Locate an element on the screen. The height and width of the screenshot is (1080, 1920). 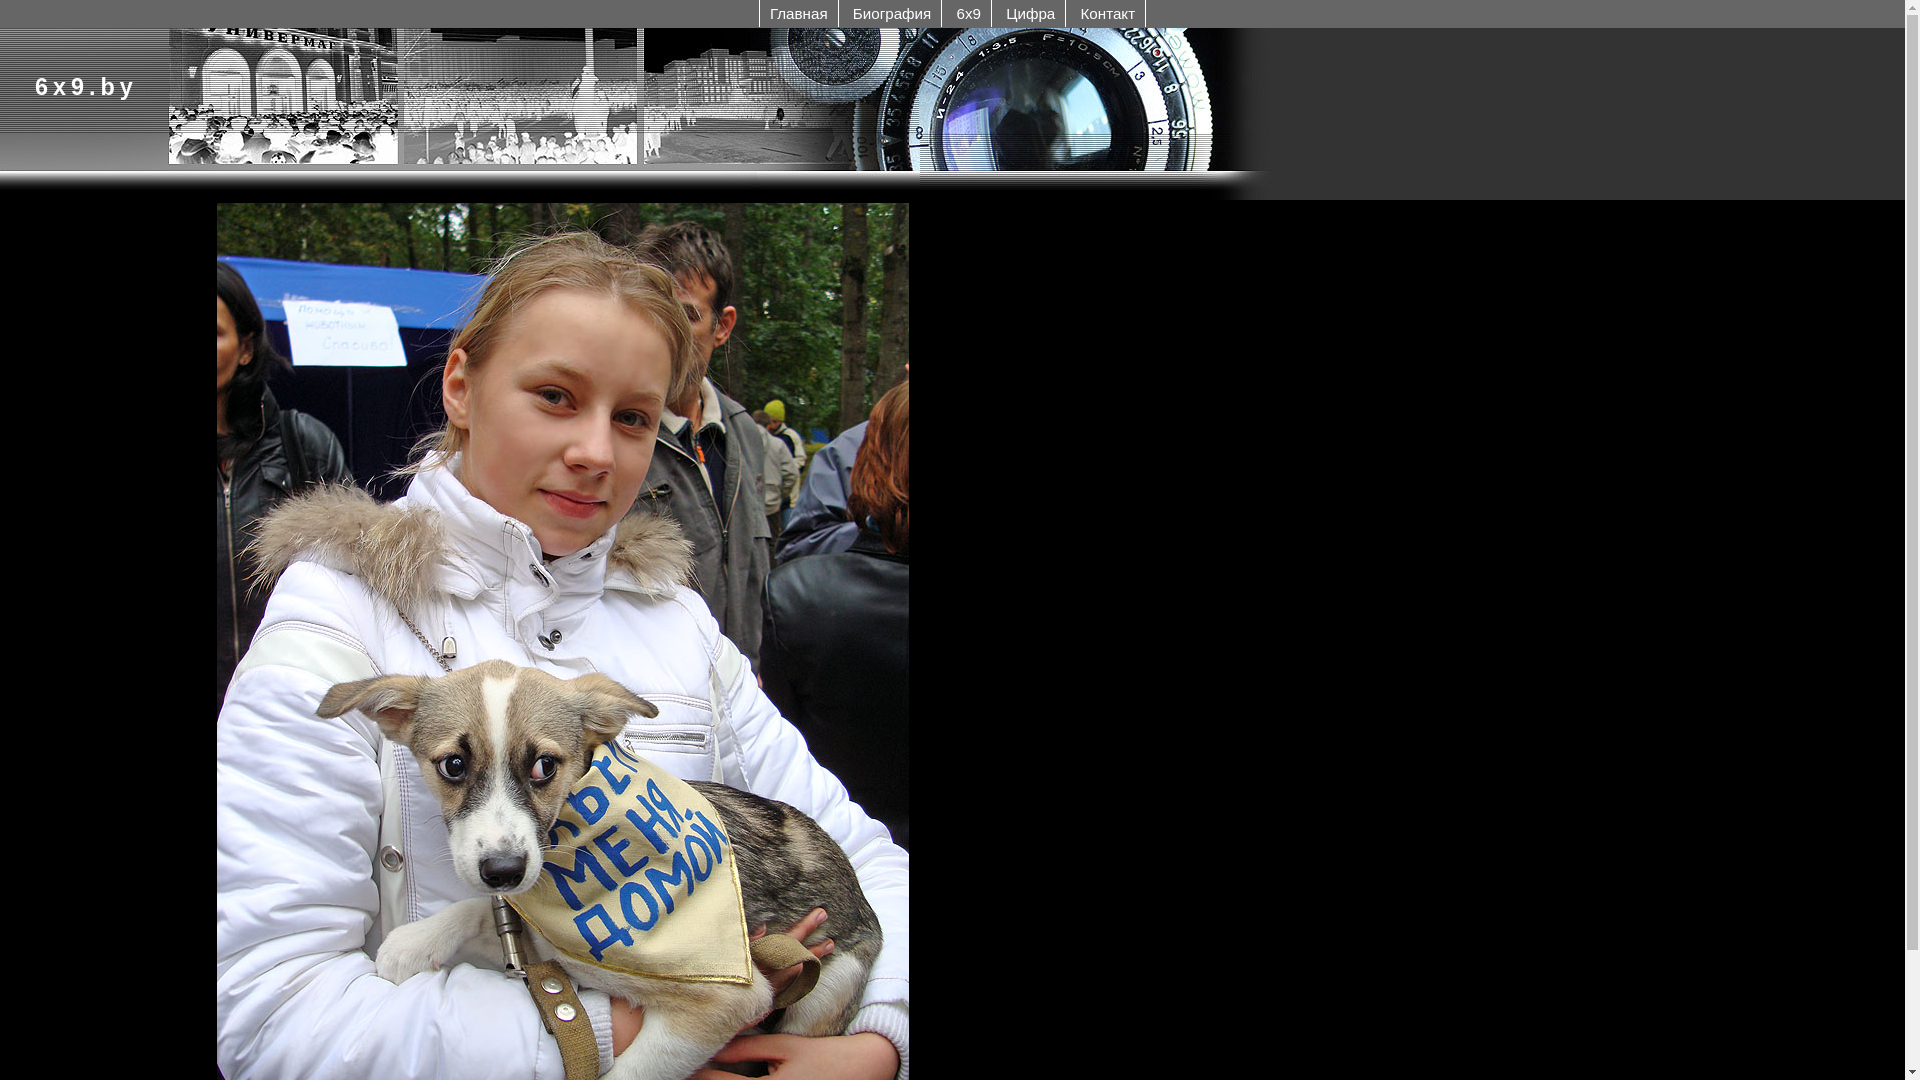
'6x9' is located at coordinates (969, 13).